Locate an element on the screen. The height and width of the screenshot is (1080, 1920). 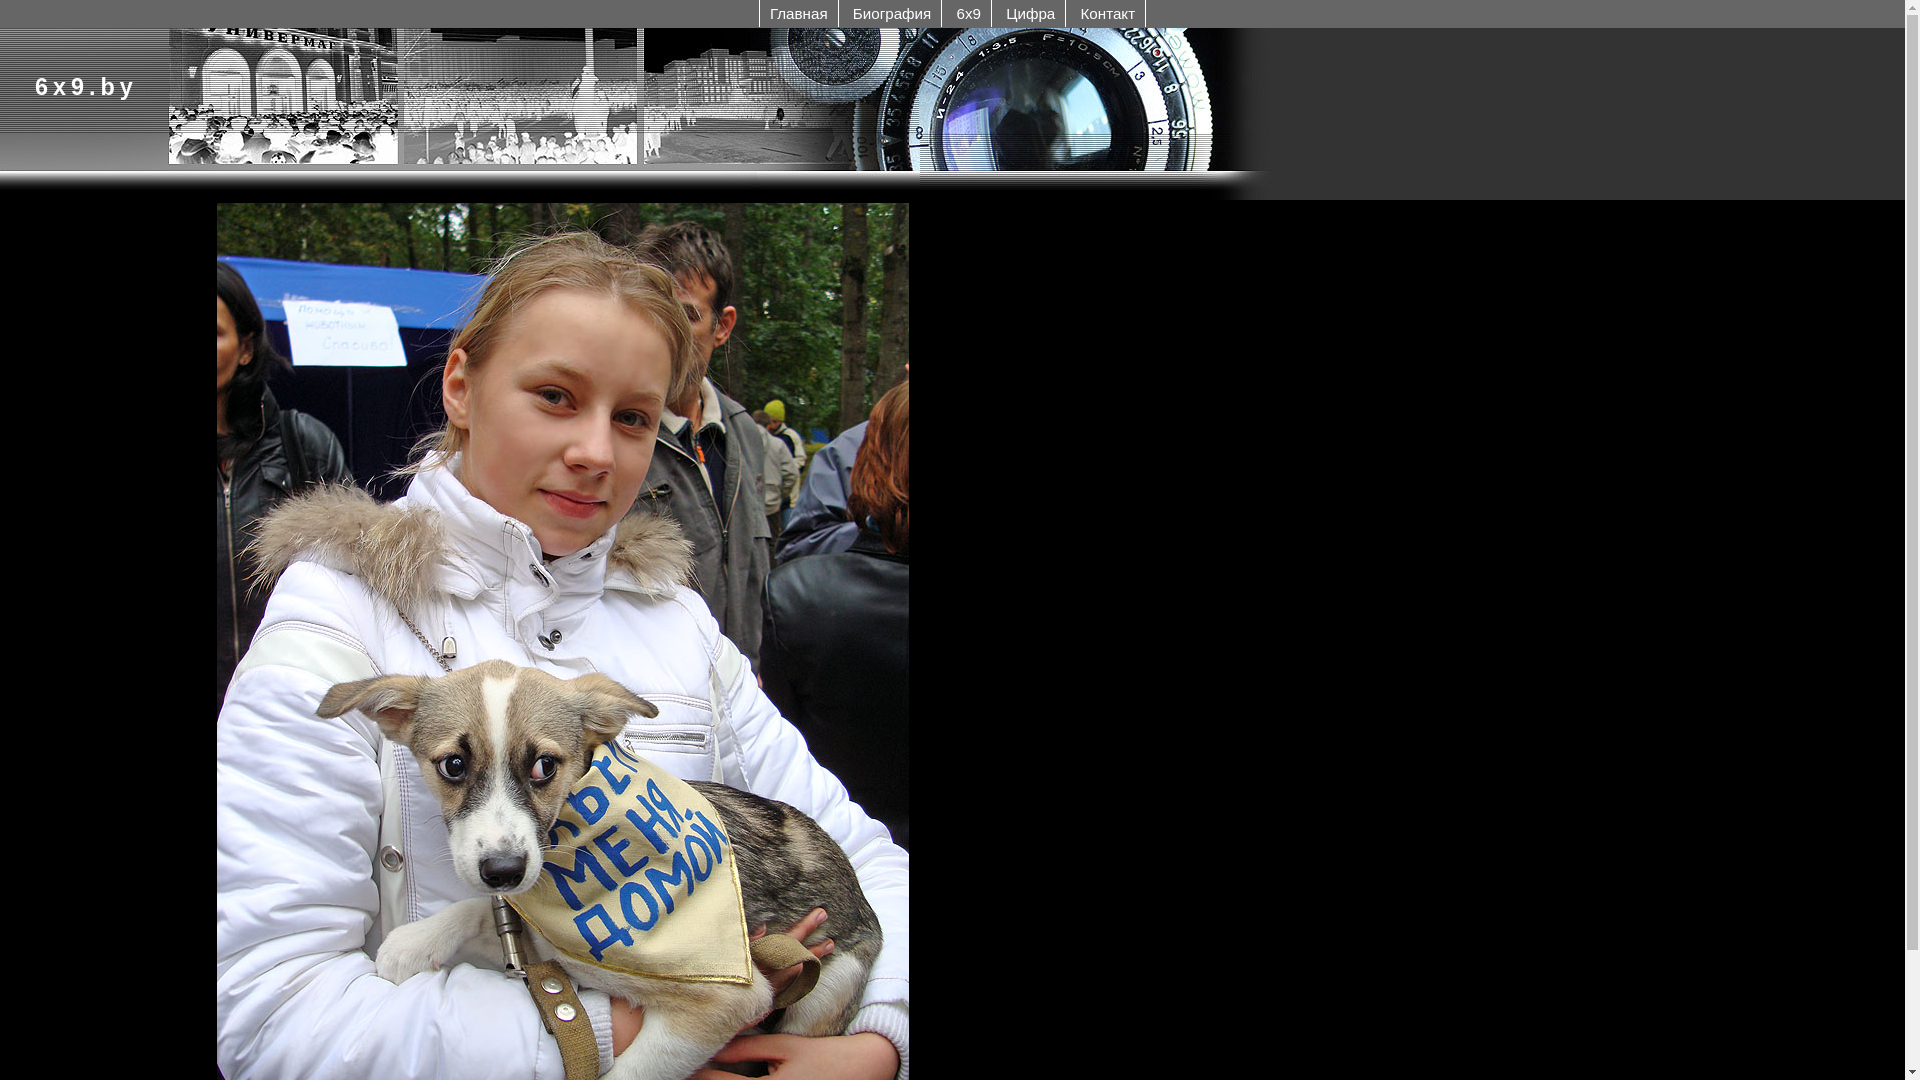
'6x9' is located at coordinates (969, 13).